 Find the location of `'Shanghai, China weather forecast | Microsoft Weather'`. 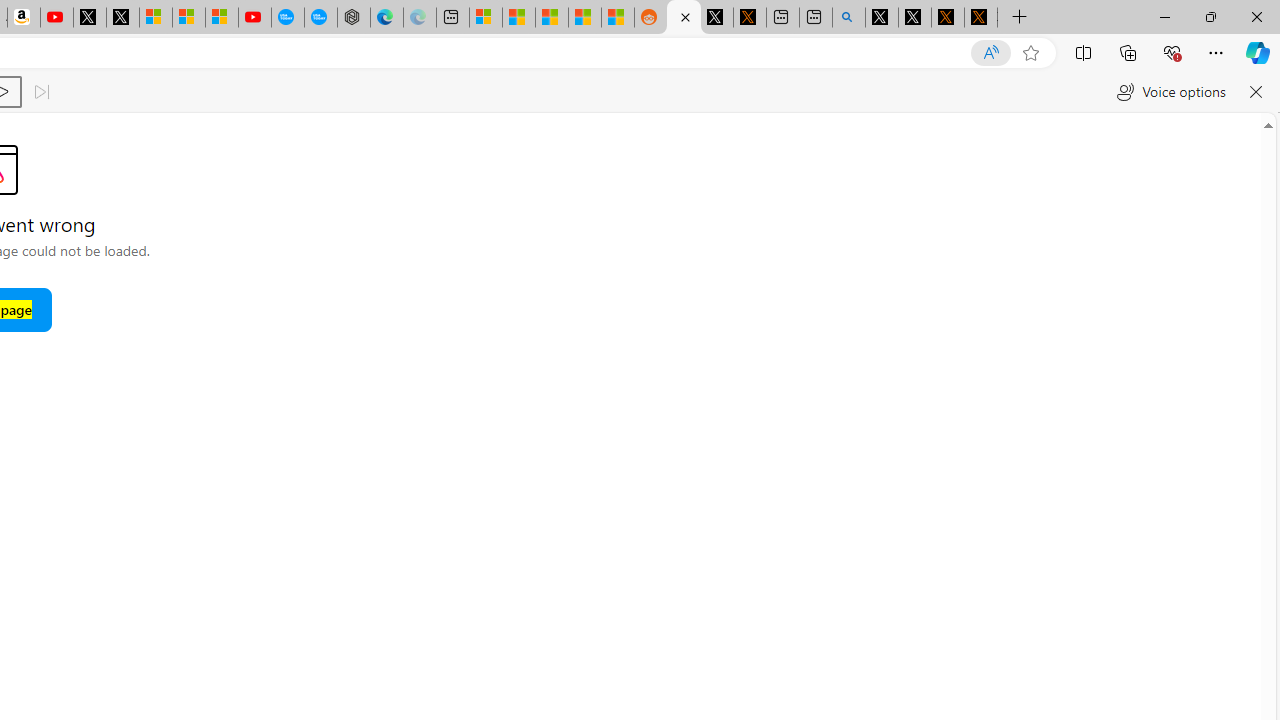

'Shanghai, China weather forecast | Microsoft Weather' is located at coordinates (519, 17).